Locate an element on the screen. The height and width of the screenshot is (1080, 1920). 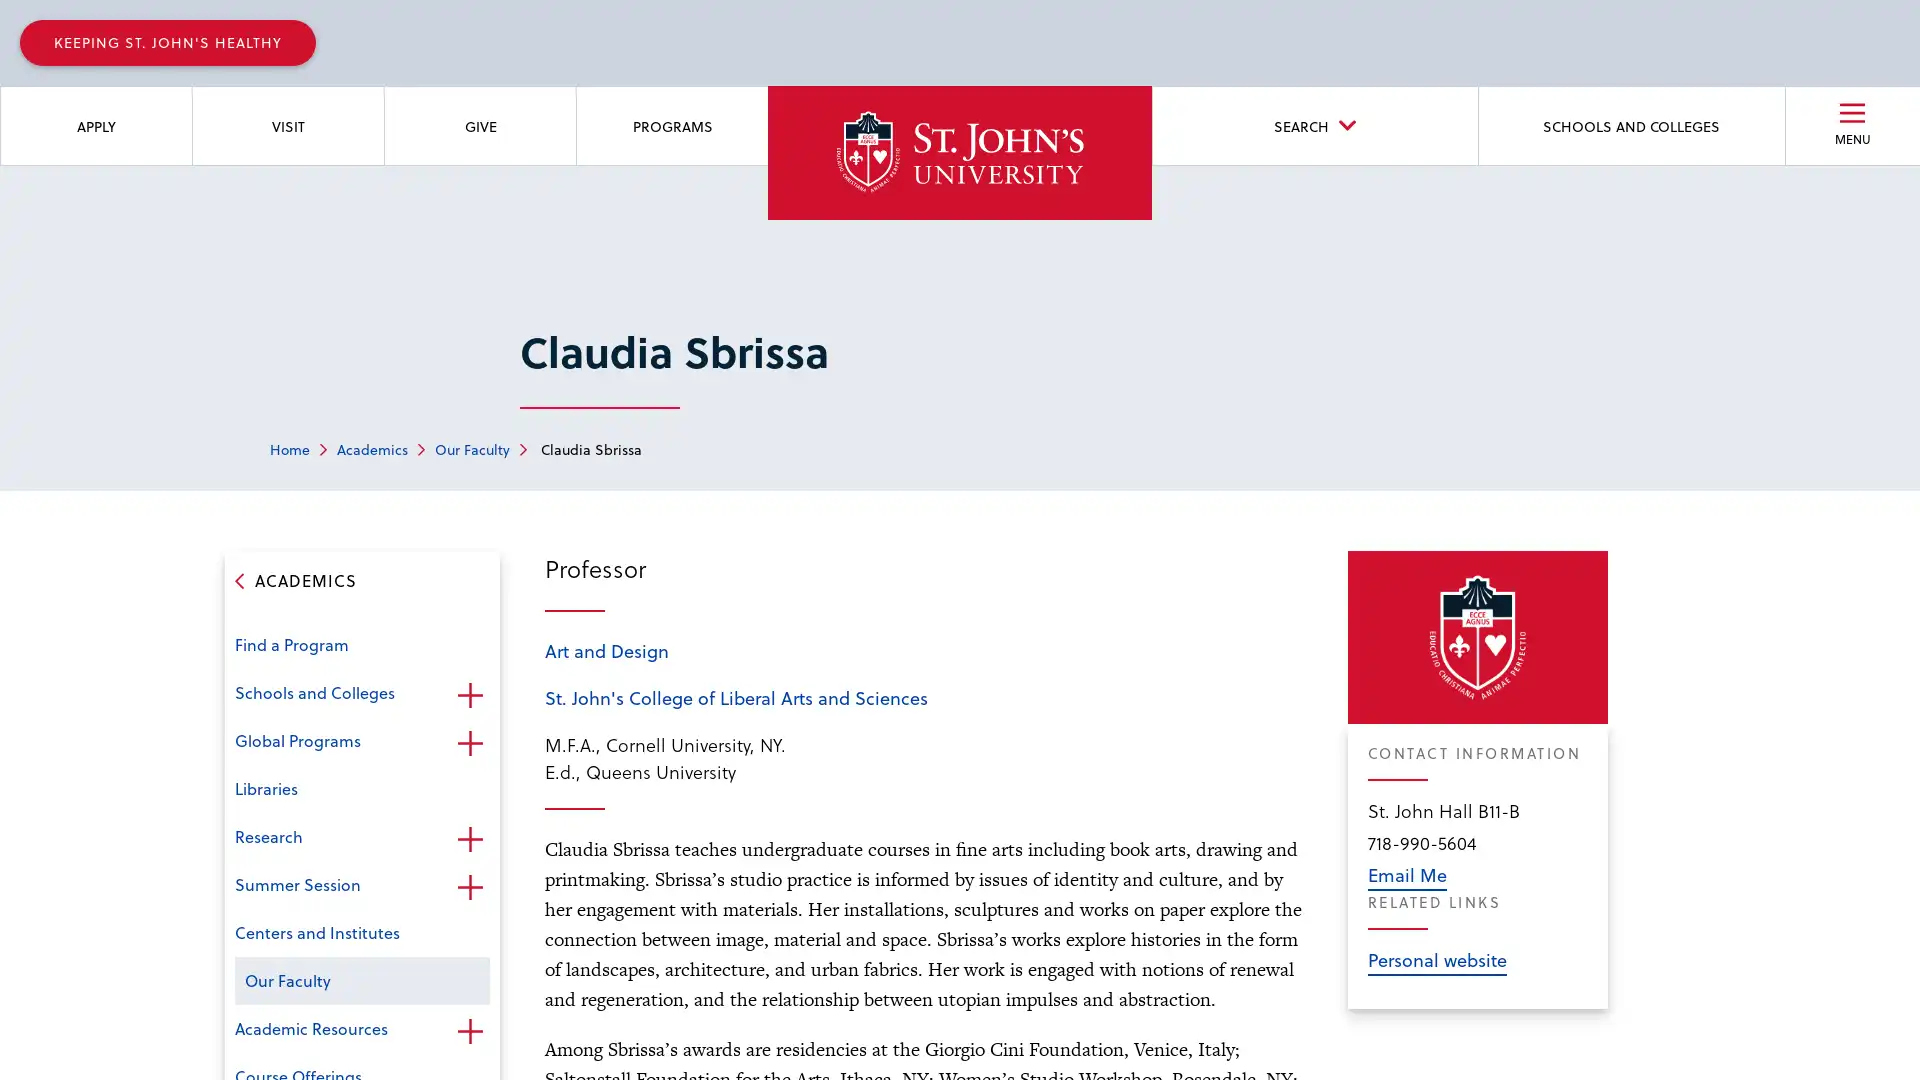
Open the sub-menu is located at coordinates (469, 693).